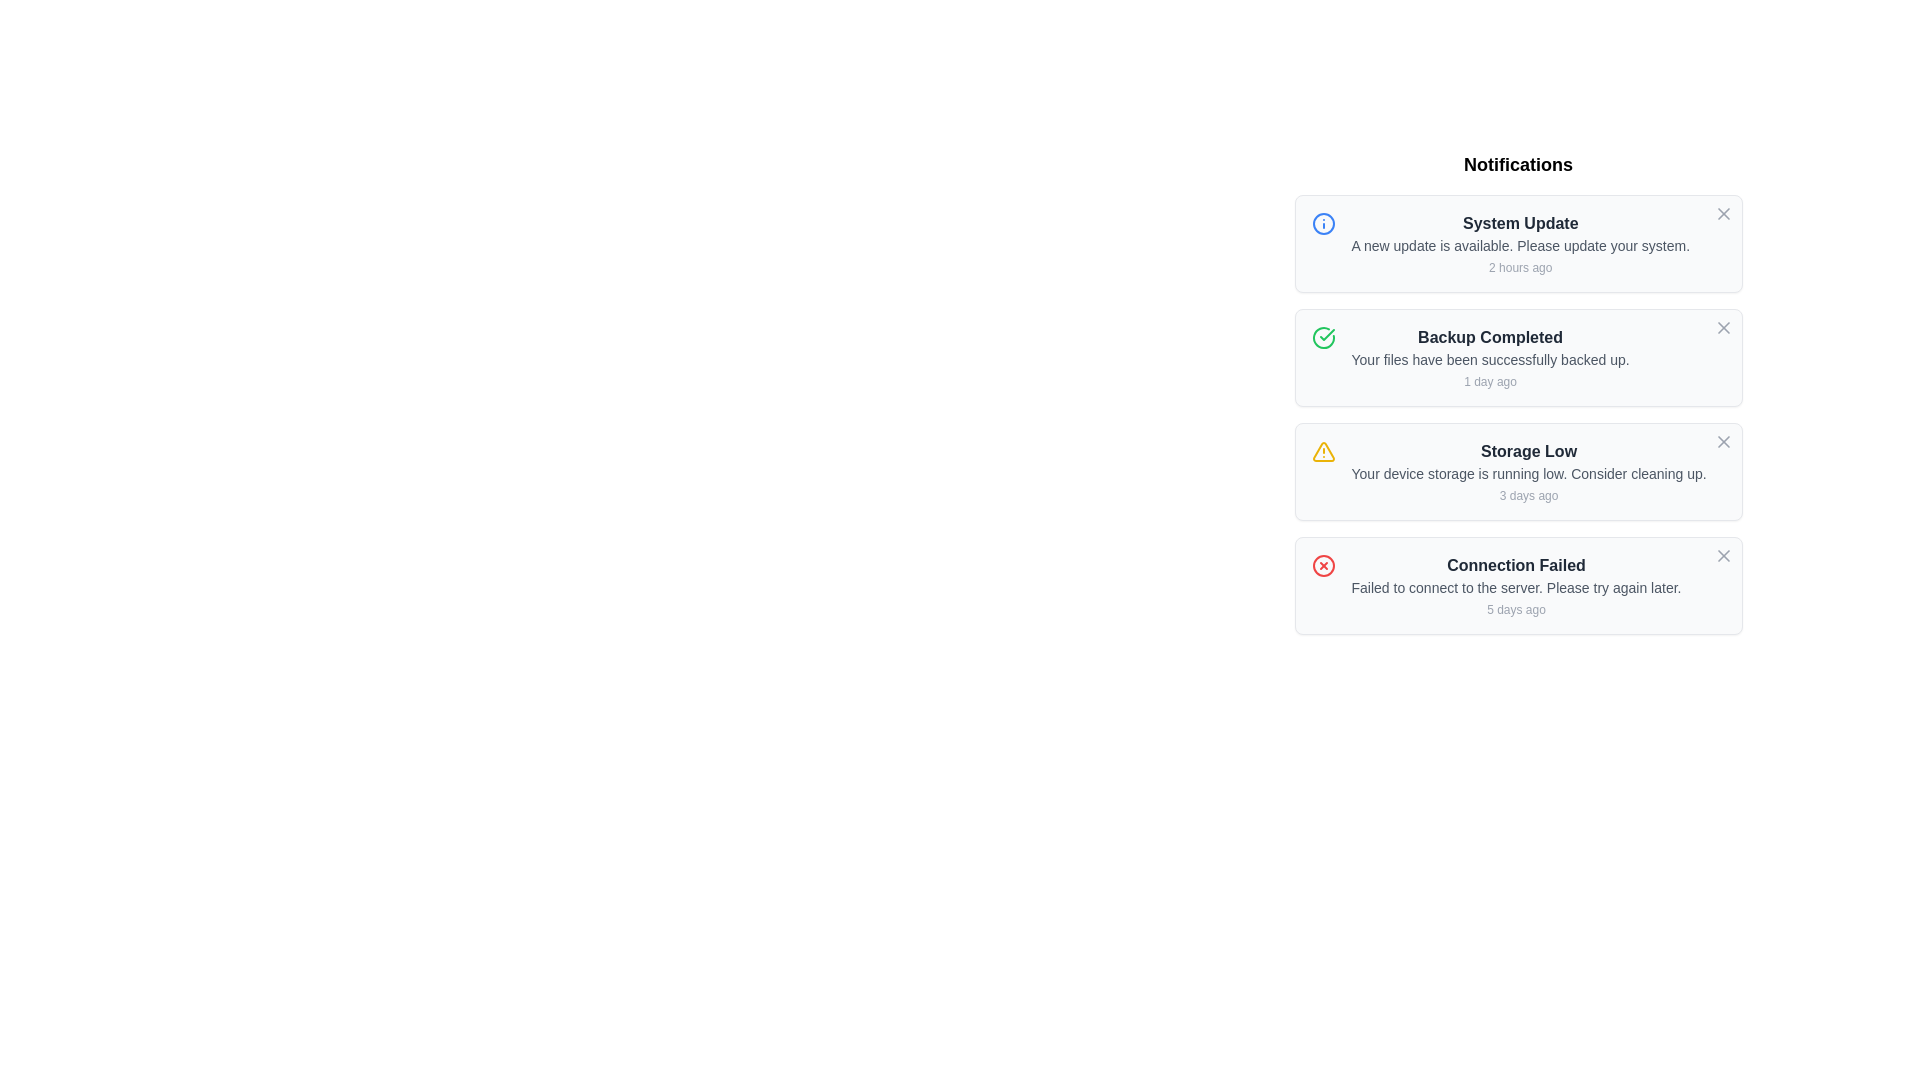 The image size is (1920, 1080). I want to click on error message from the fourth notification in the 'Notifications' section, which indicates a failed connection attempt to a server, so click(1516, 585).